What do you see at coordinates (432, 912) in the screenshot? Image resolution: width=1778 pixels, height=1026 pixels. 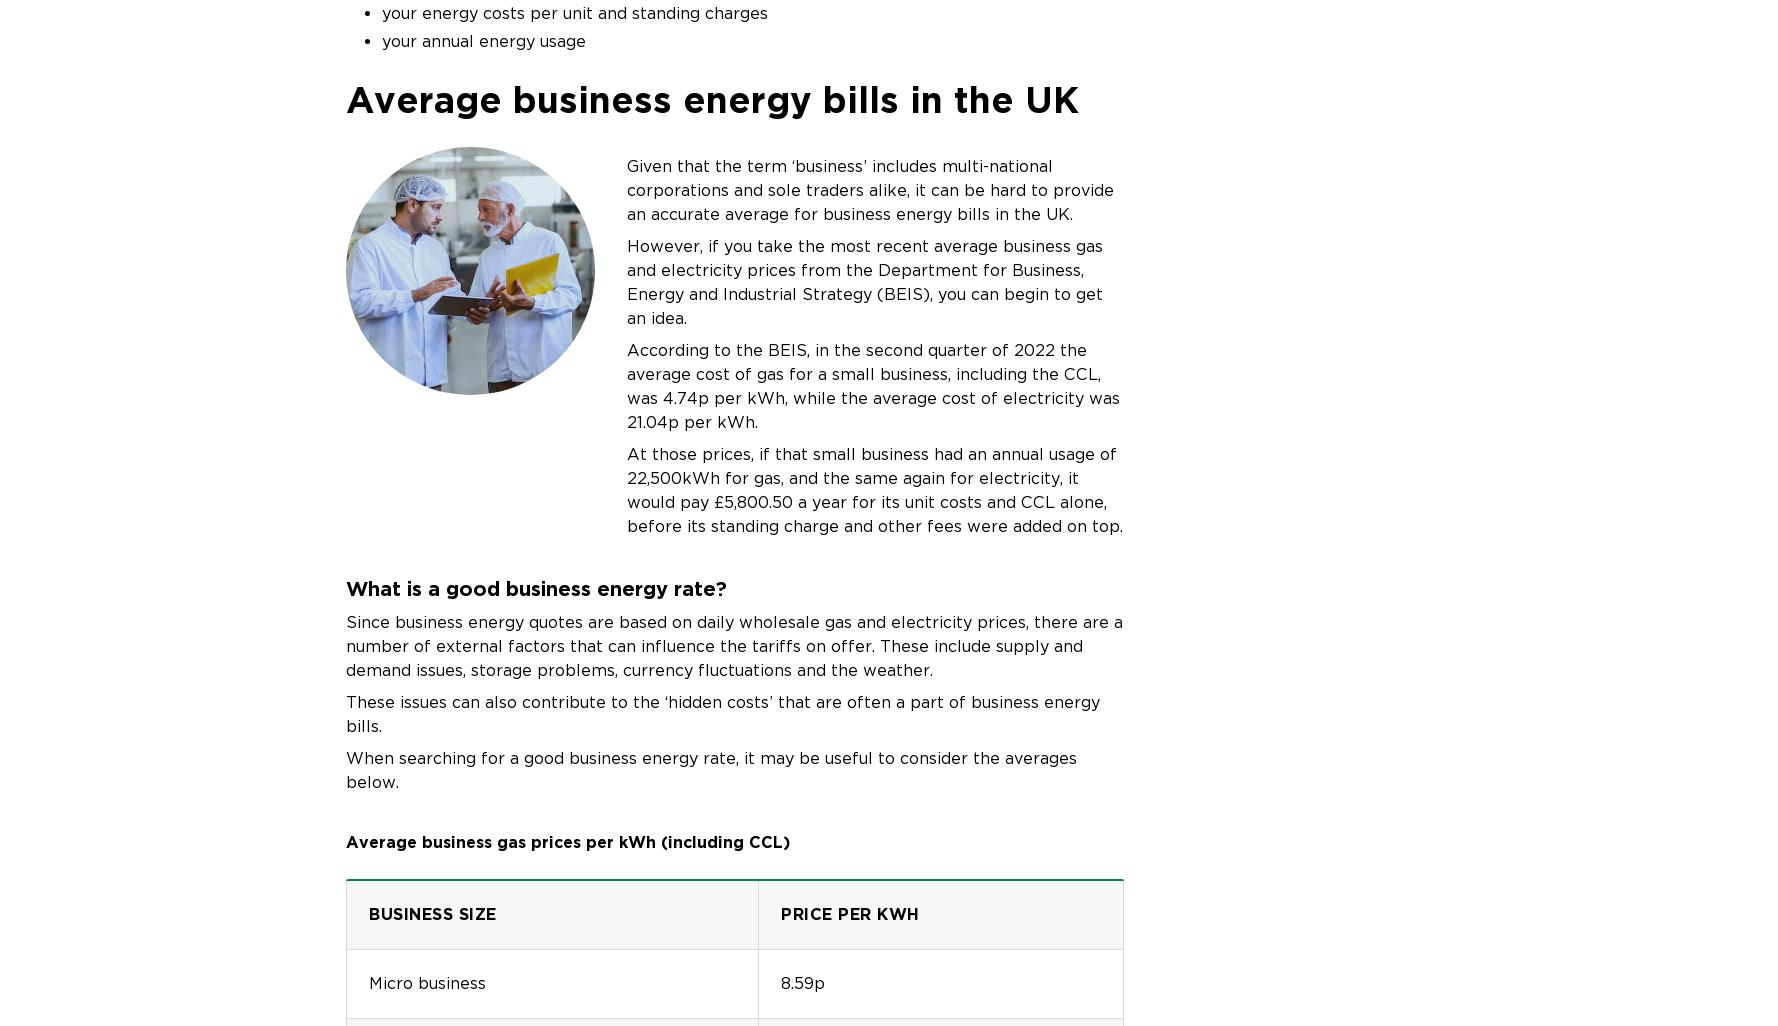 I see `'Business size'` at bounding box center [432, 912].